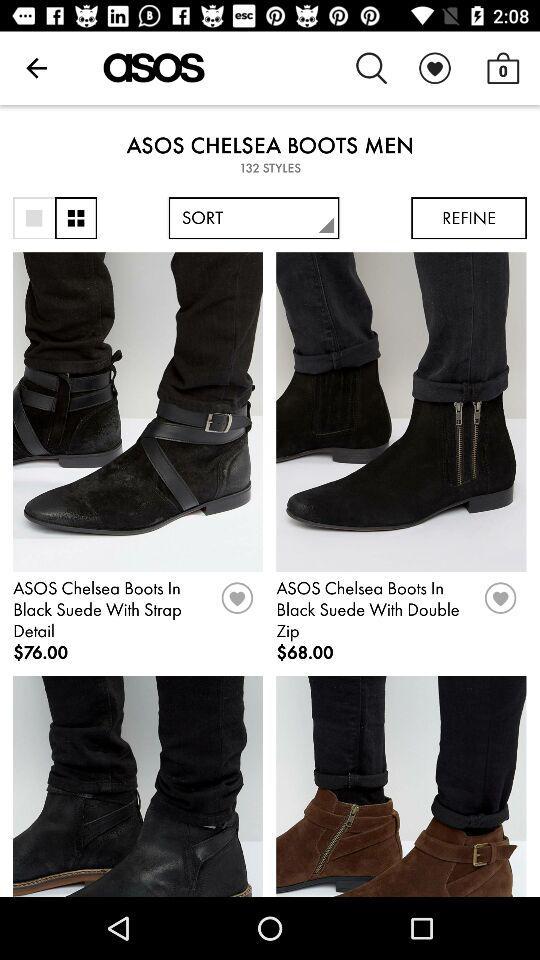 This screenshot has height=960, width=540. What do you see at coordinates (75, 218) in the screenshot?
I see `the icon next to the sort icon` at bounding box center [75, 218].